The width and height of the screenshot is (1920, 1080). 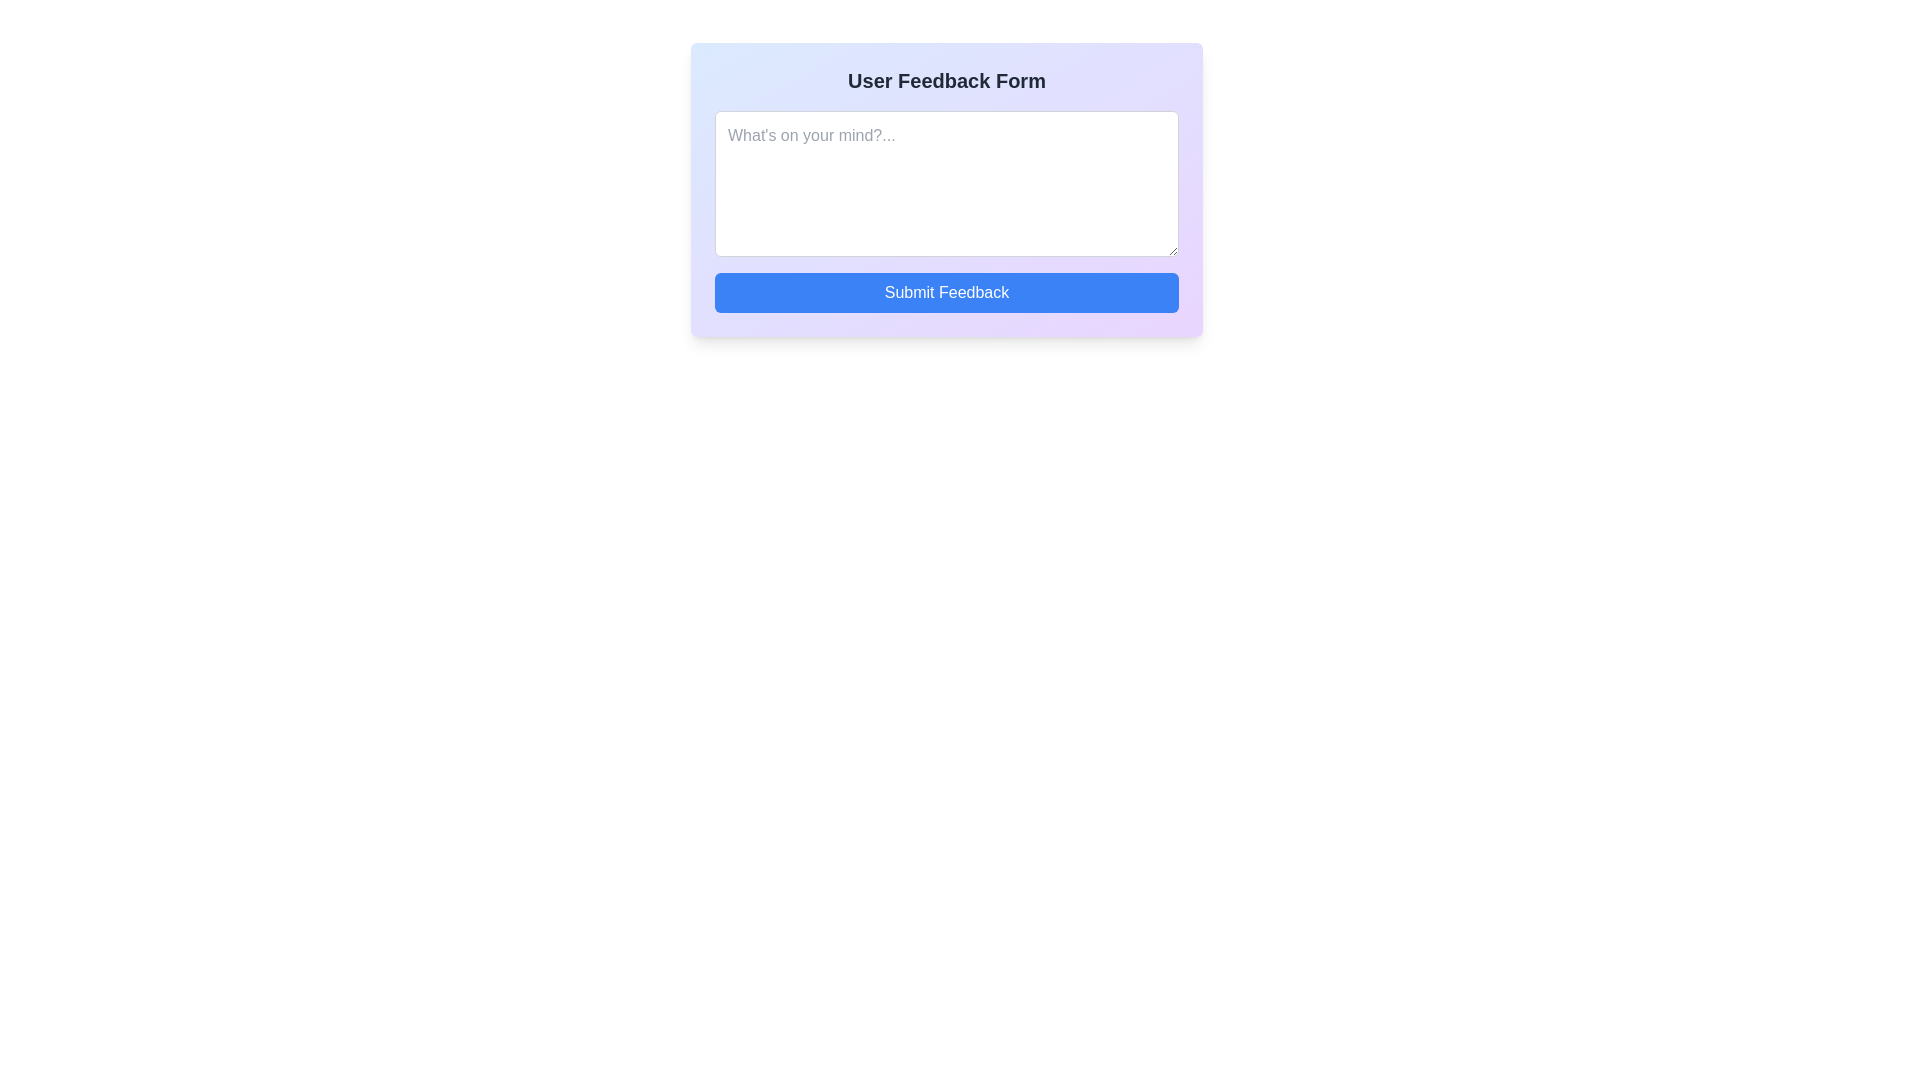 What do you see at coordinates (945, 293) in the screenshot?
I see `the 'Submit Feedback' button, which is a wide rectangular button with a vibrant blue background and white text, located at the bottom of the 'User Feedback Form'` at bounding box center [945, 293].